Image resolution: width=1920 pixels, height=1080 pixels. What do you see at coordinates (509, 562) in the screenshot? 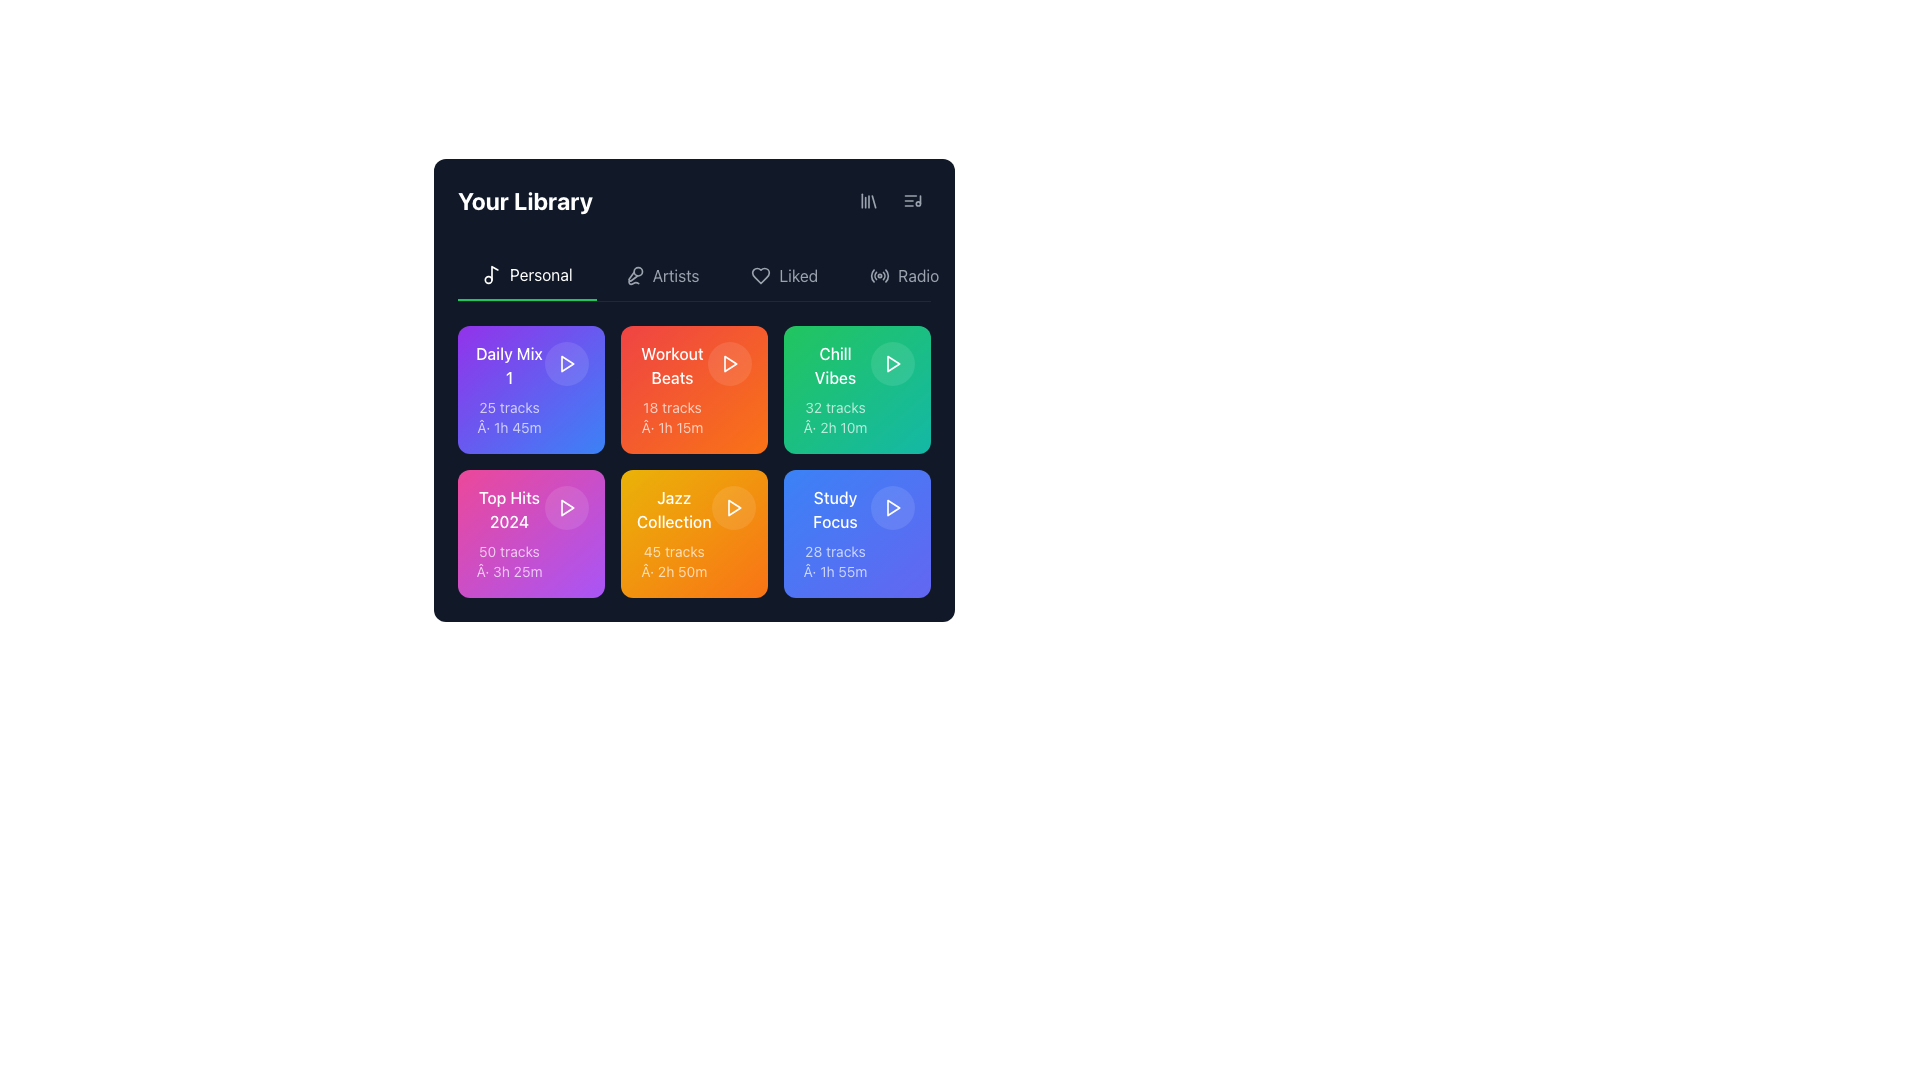
I see `the Text label that displays the number of tracks and total playtime, located below 'Top Hits 2024' on the purple tile` at bounding box center [509, 562].